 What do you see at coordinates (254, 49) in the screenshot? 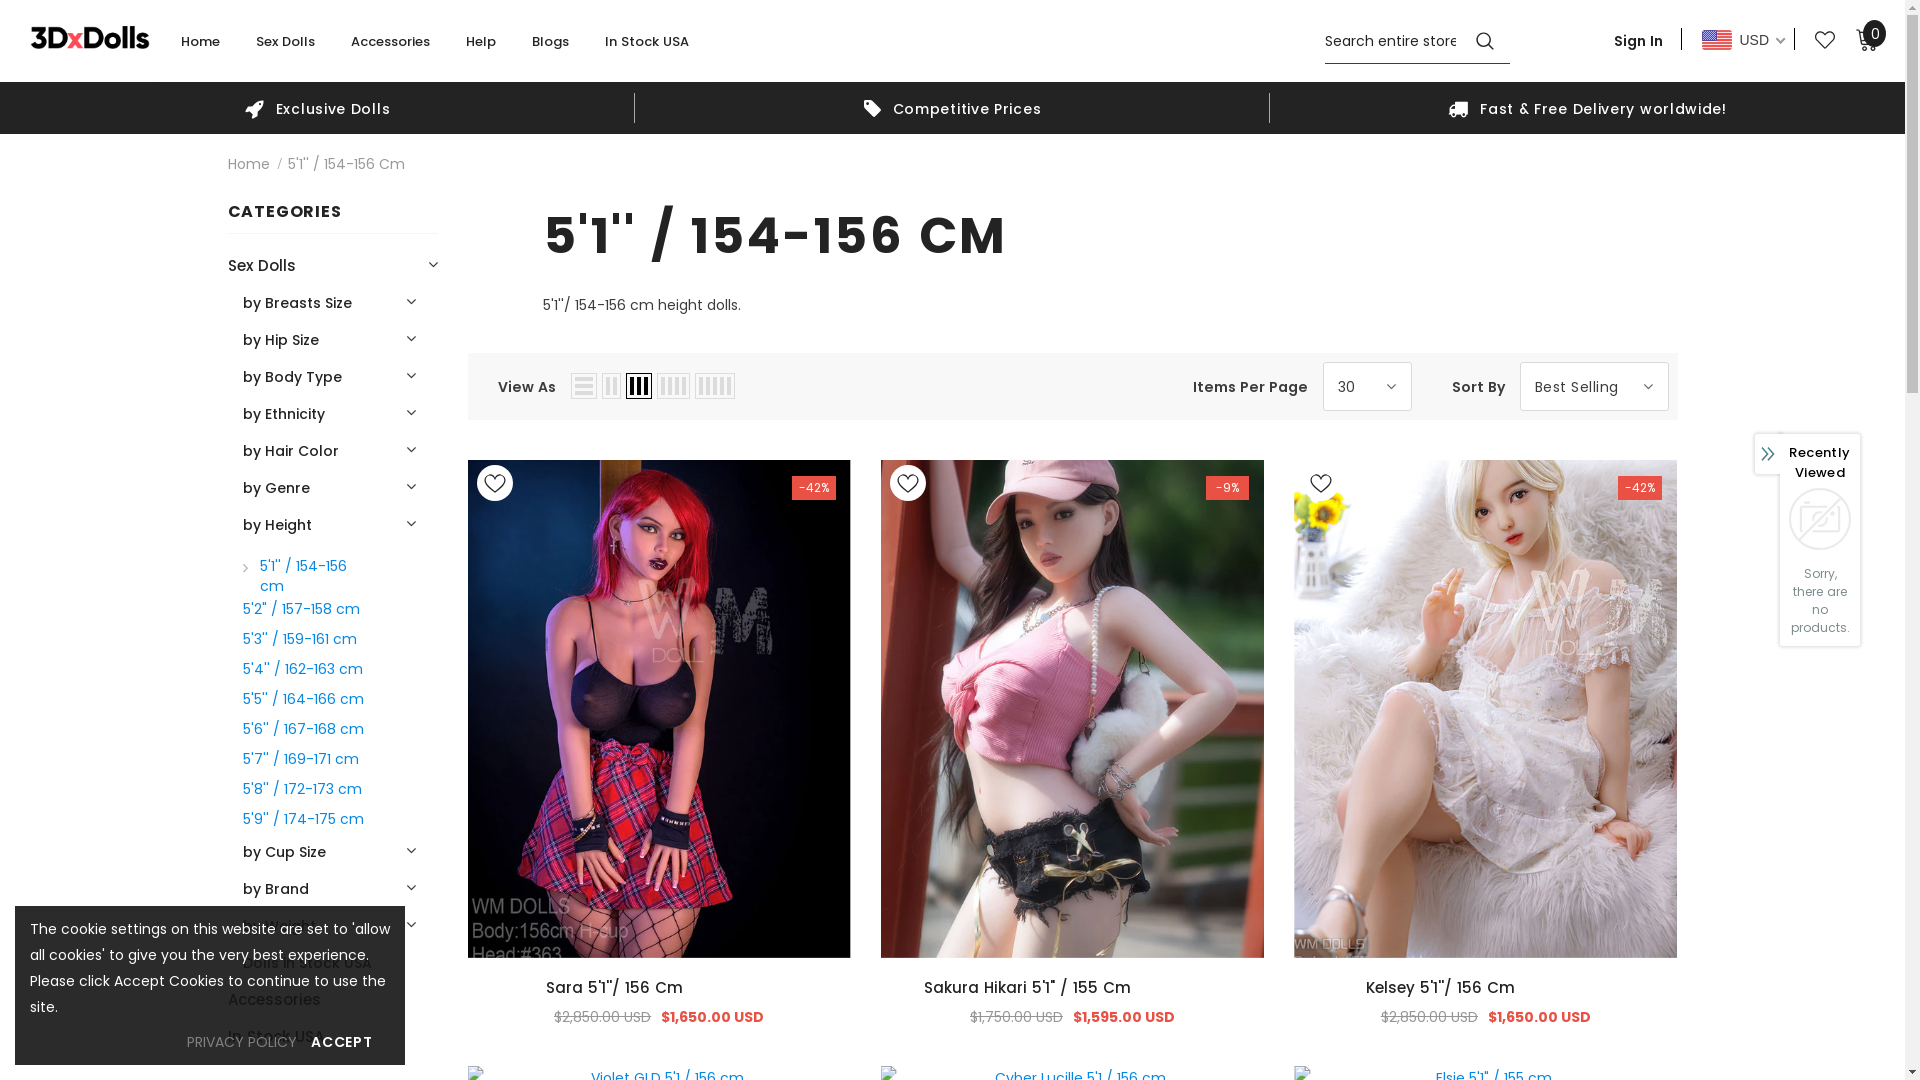
I see `'Sex Dolls'` at bounding box center [254, 49].